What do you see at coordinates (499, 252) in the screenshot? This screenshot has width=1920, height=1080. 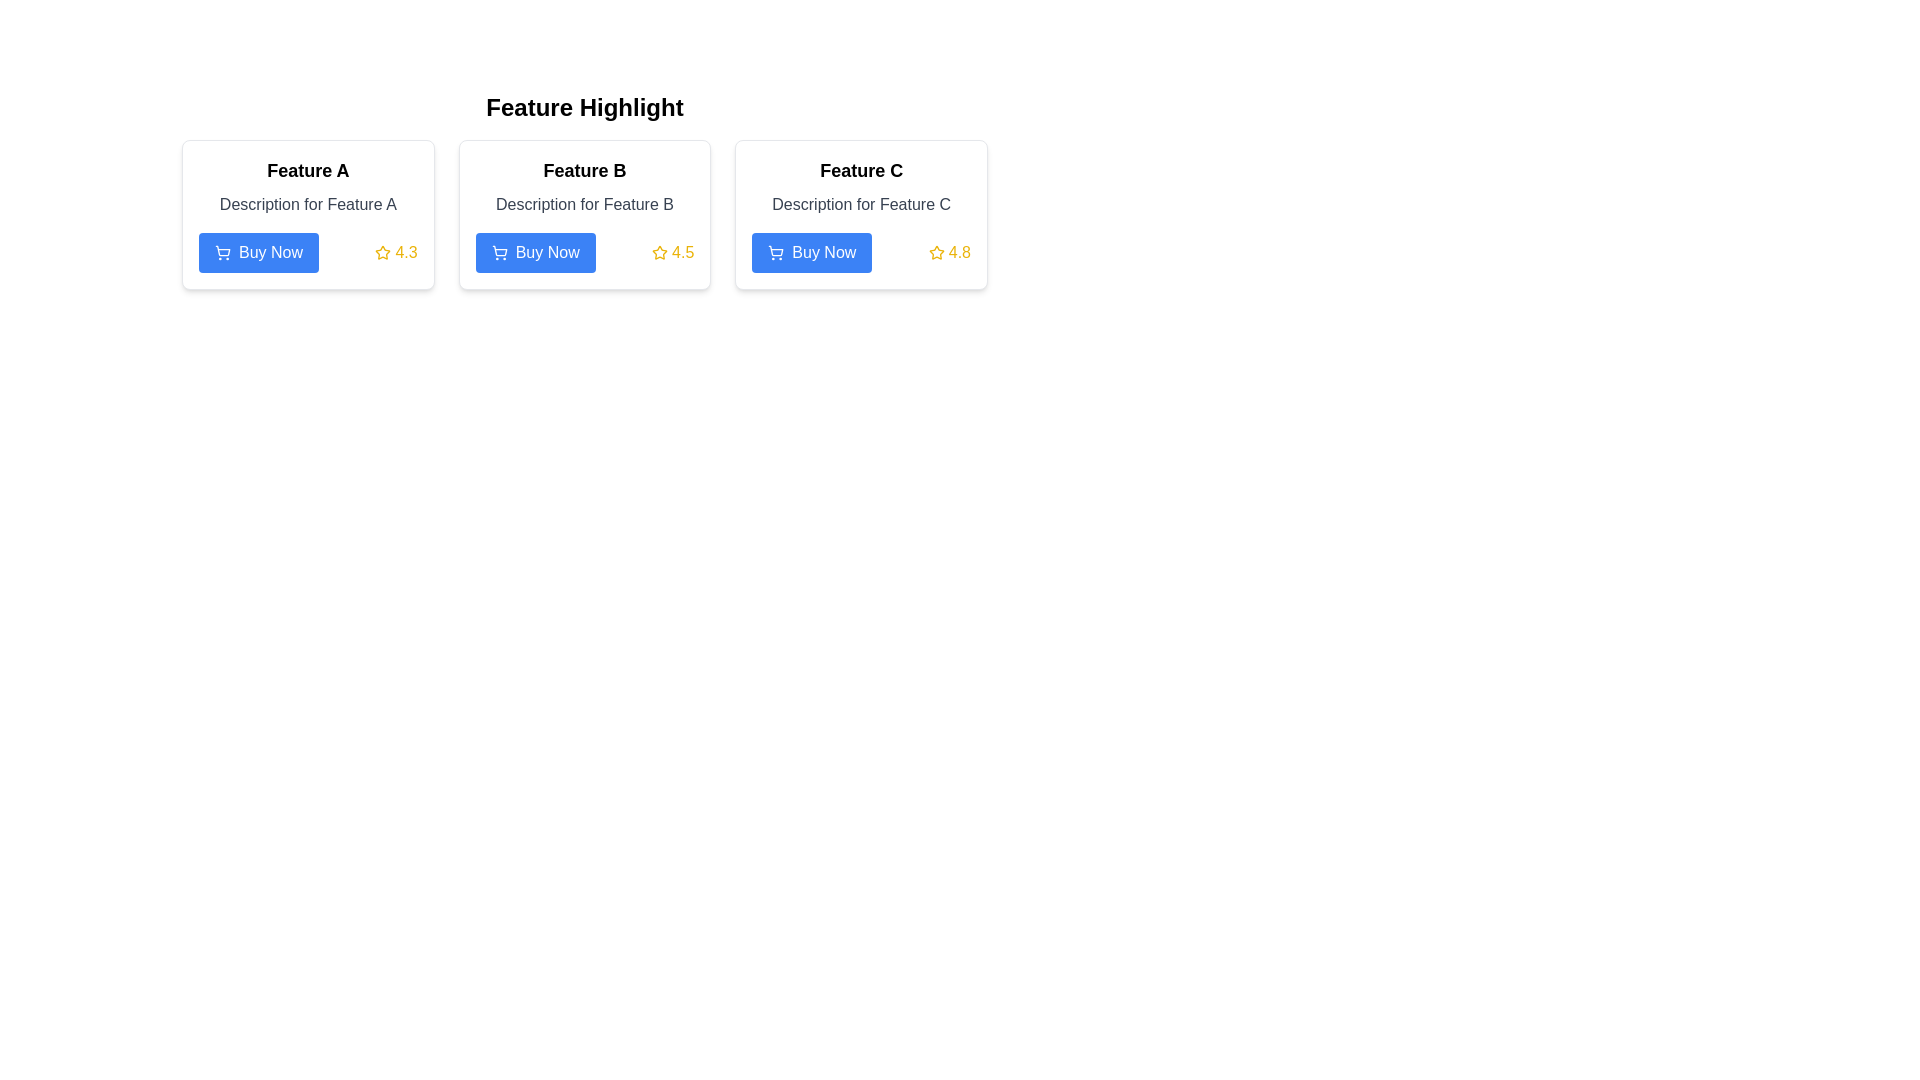 I see `the shopping cart icon located on the left side of the 'Buy Now' button, which is part of a central card in a row of three feature cards` at bounding box center [499, 252].